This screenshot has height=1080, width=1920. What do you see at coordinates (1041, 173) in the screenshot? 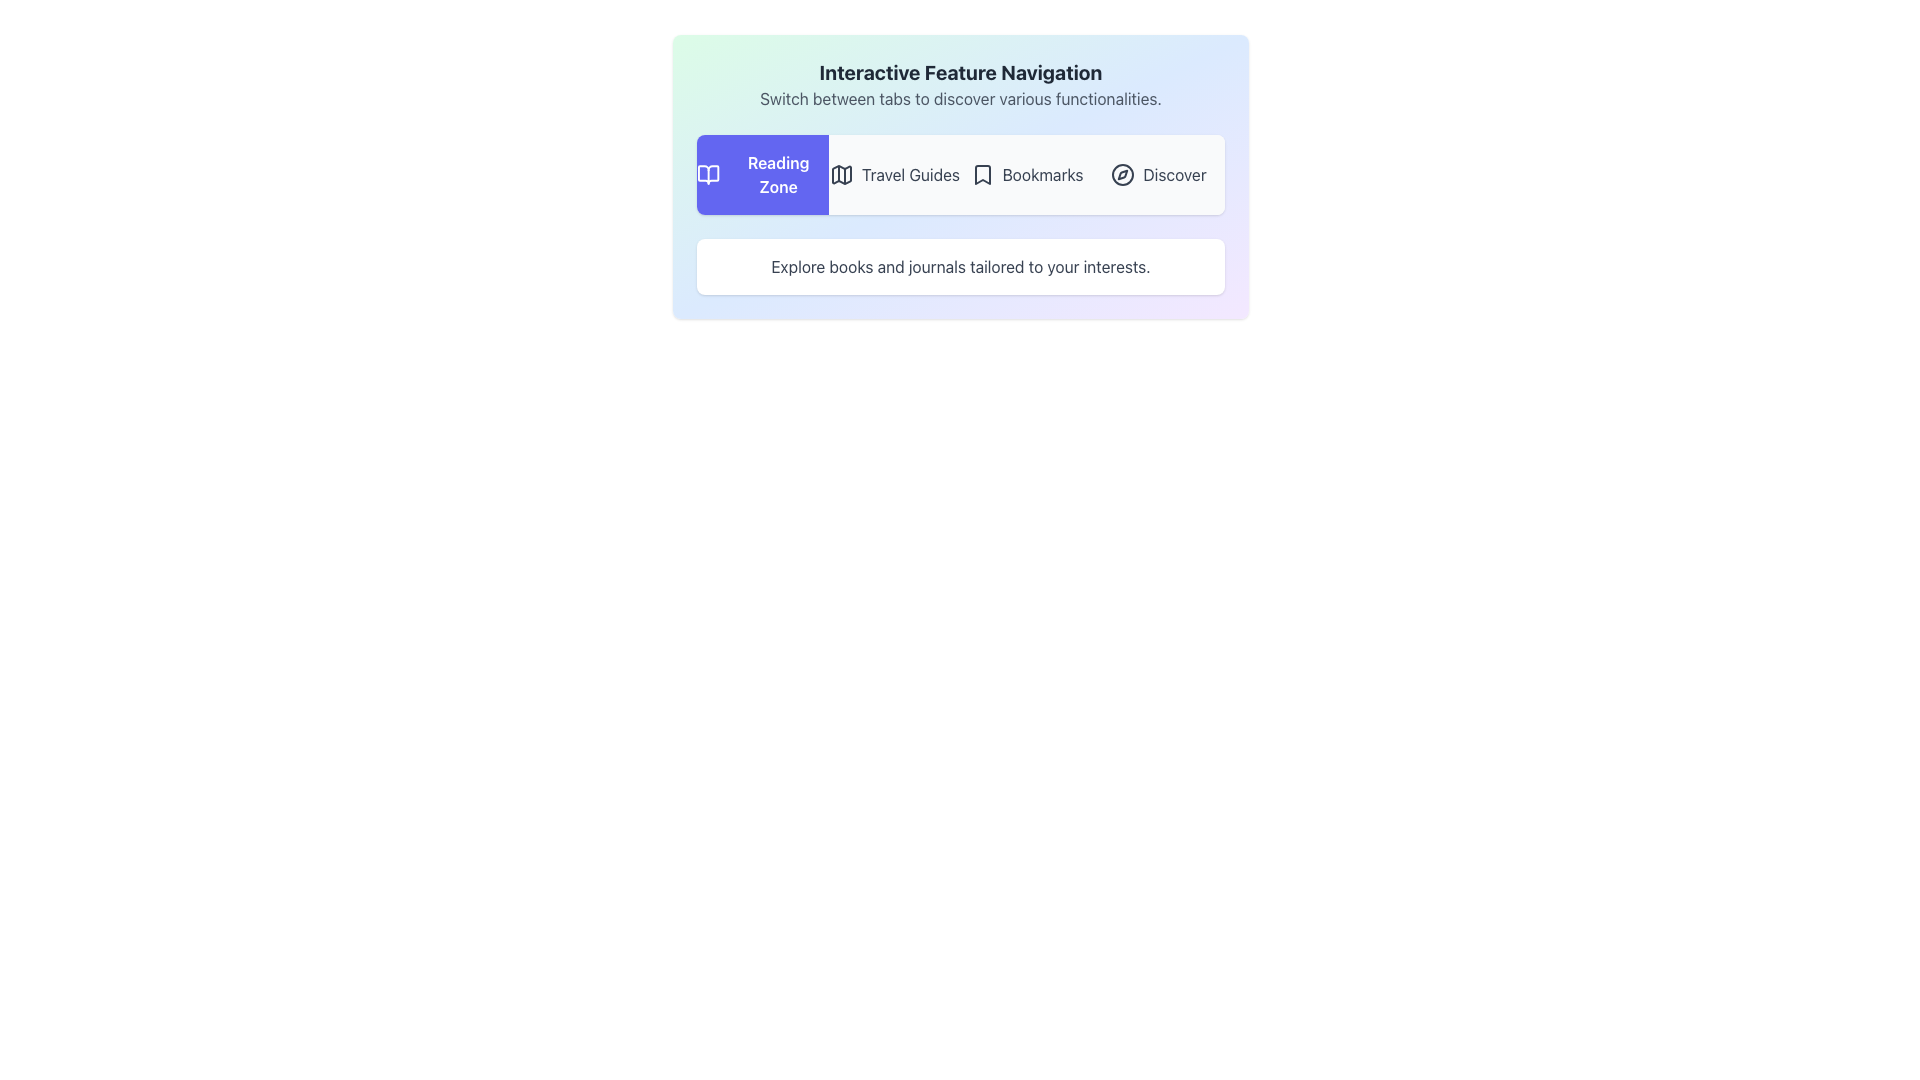
I see `the static text label that serves as a navigational option for bookmarks, located in the horizontal navigation bar between 'Travel Guides' and 'Discover'` at bounding box center [1041, 173].